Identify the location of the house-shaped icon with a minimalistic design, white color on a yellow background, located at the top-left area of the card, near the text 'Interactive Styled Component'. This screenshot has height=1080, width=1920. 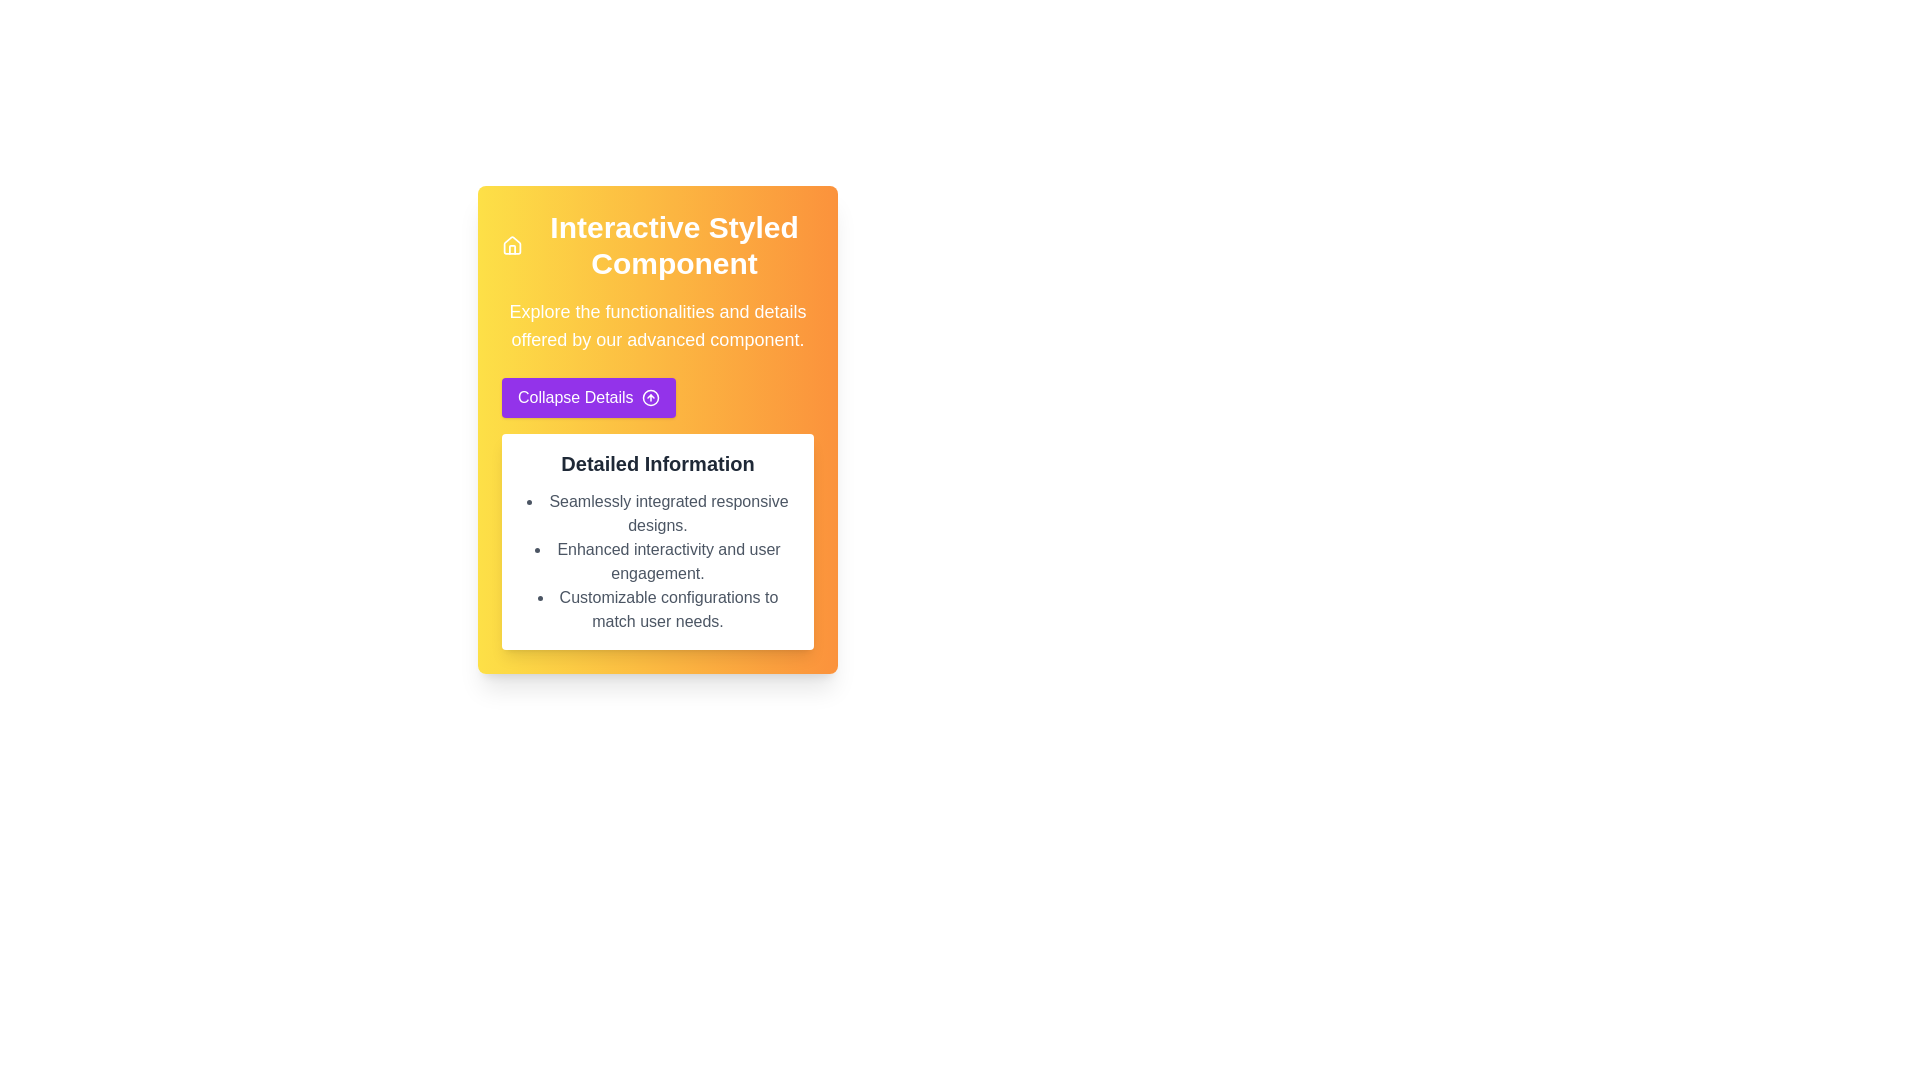
(512, 245).